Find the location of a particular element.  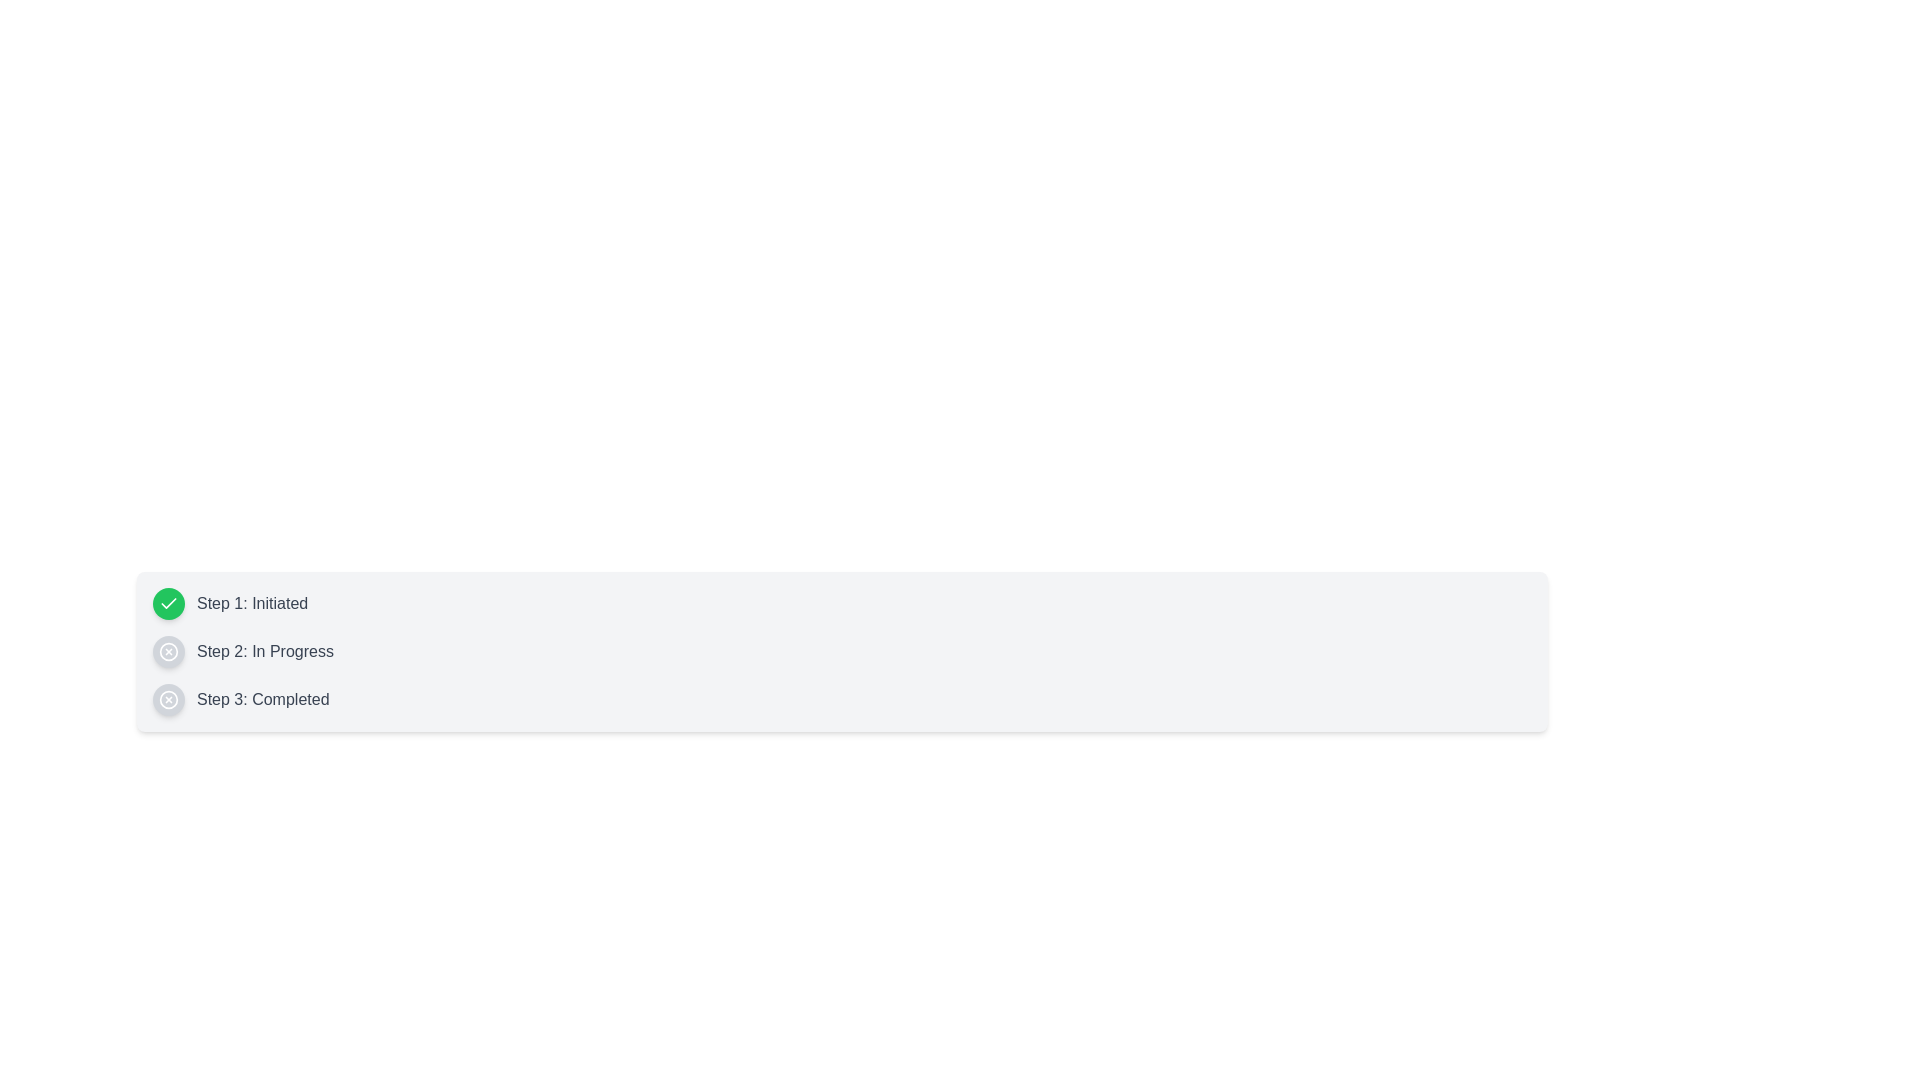

the static text label indicating the completion status of 'Step 3', positioned to the right of the circular icon with a cross mark inside is located at coordinates (262, 698).